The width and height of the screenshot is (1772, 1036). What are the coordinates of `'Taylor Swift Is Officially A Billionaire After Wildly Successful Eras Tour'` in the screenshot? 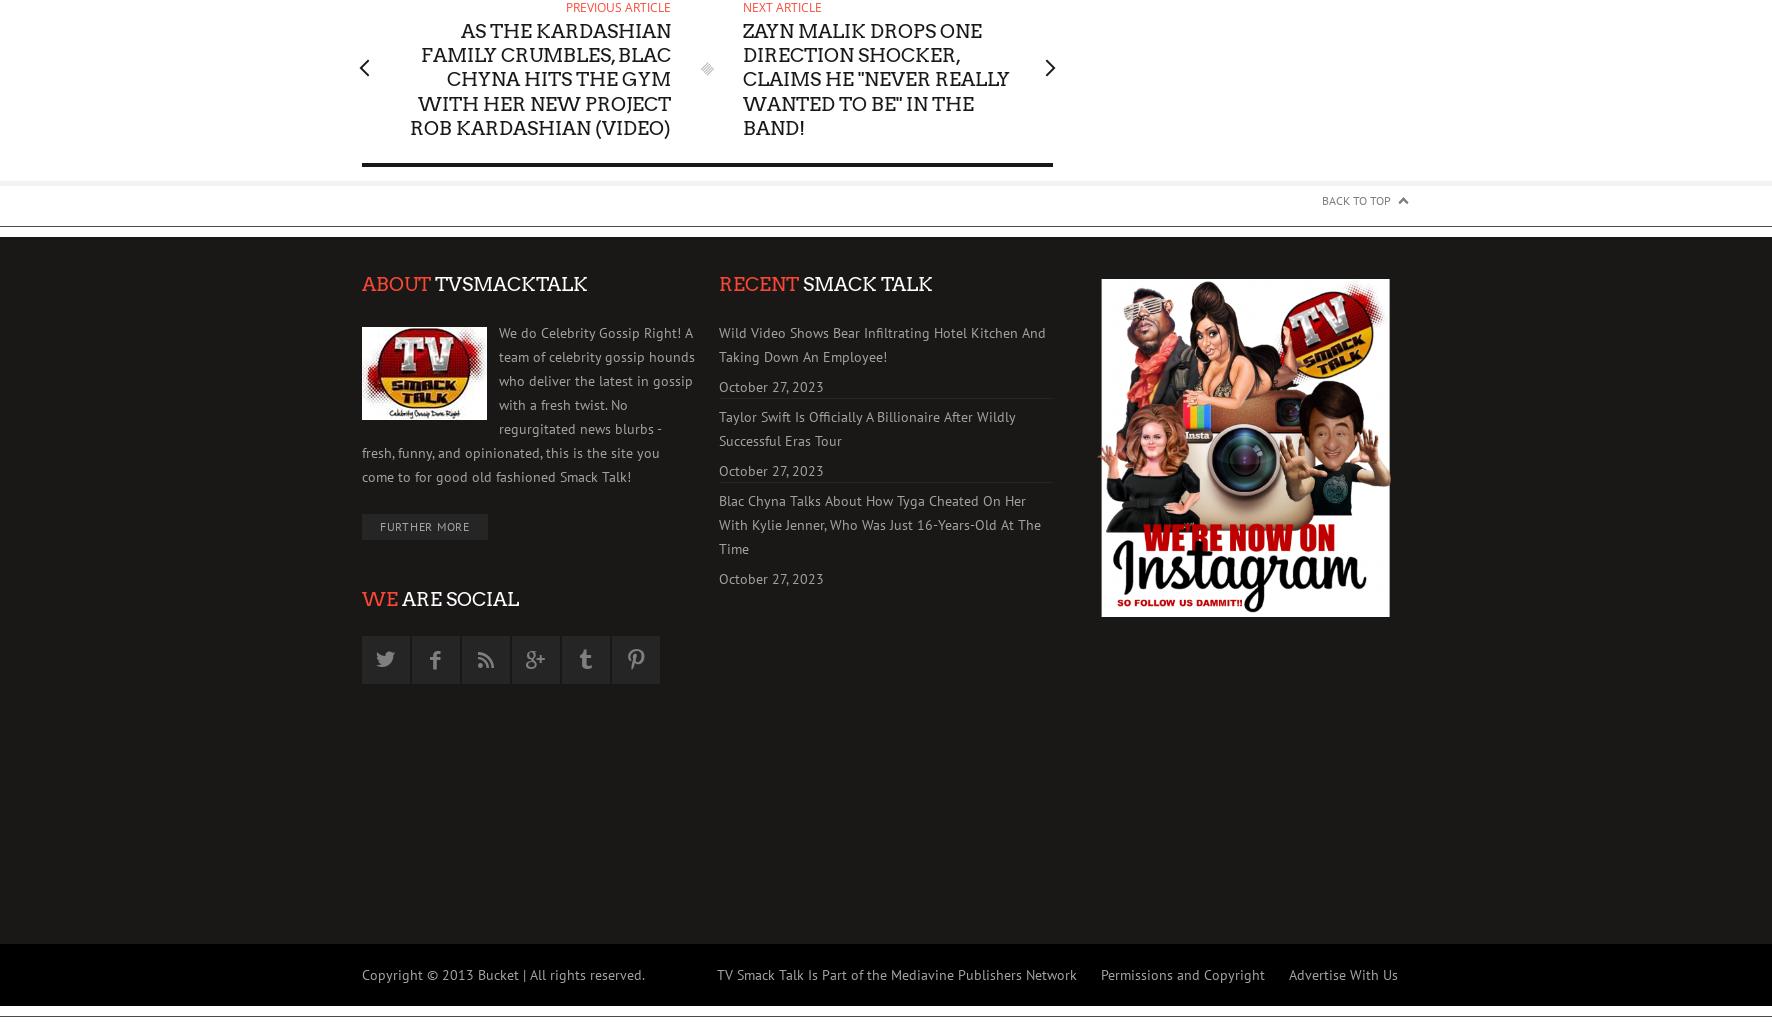 It's located at (867, 429).